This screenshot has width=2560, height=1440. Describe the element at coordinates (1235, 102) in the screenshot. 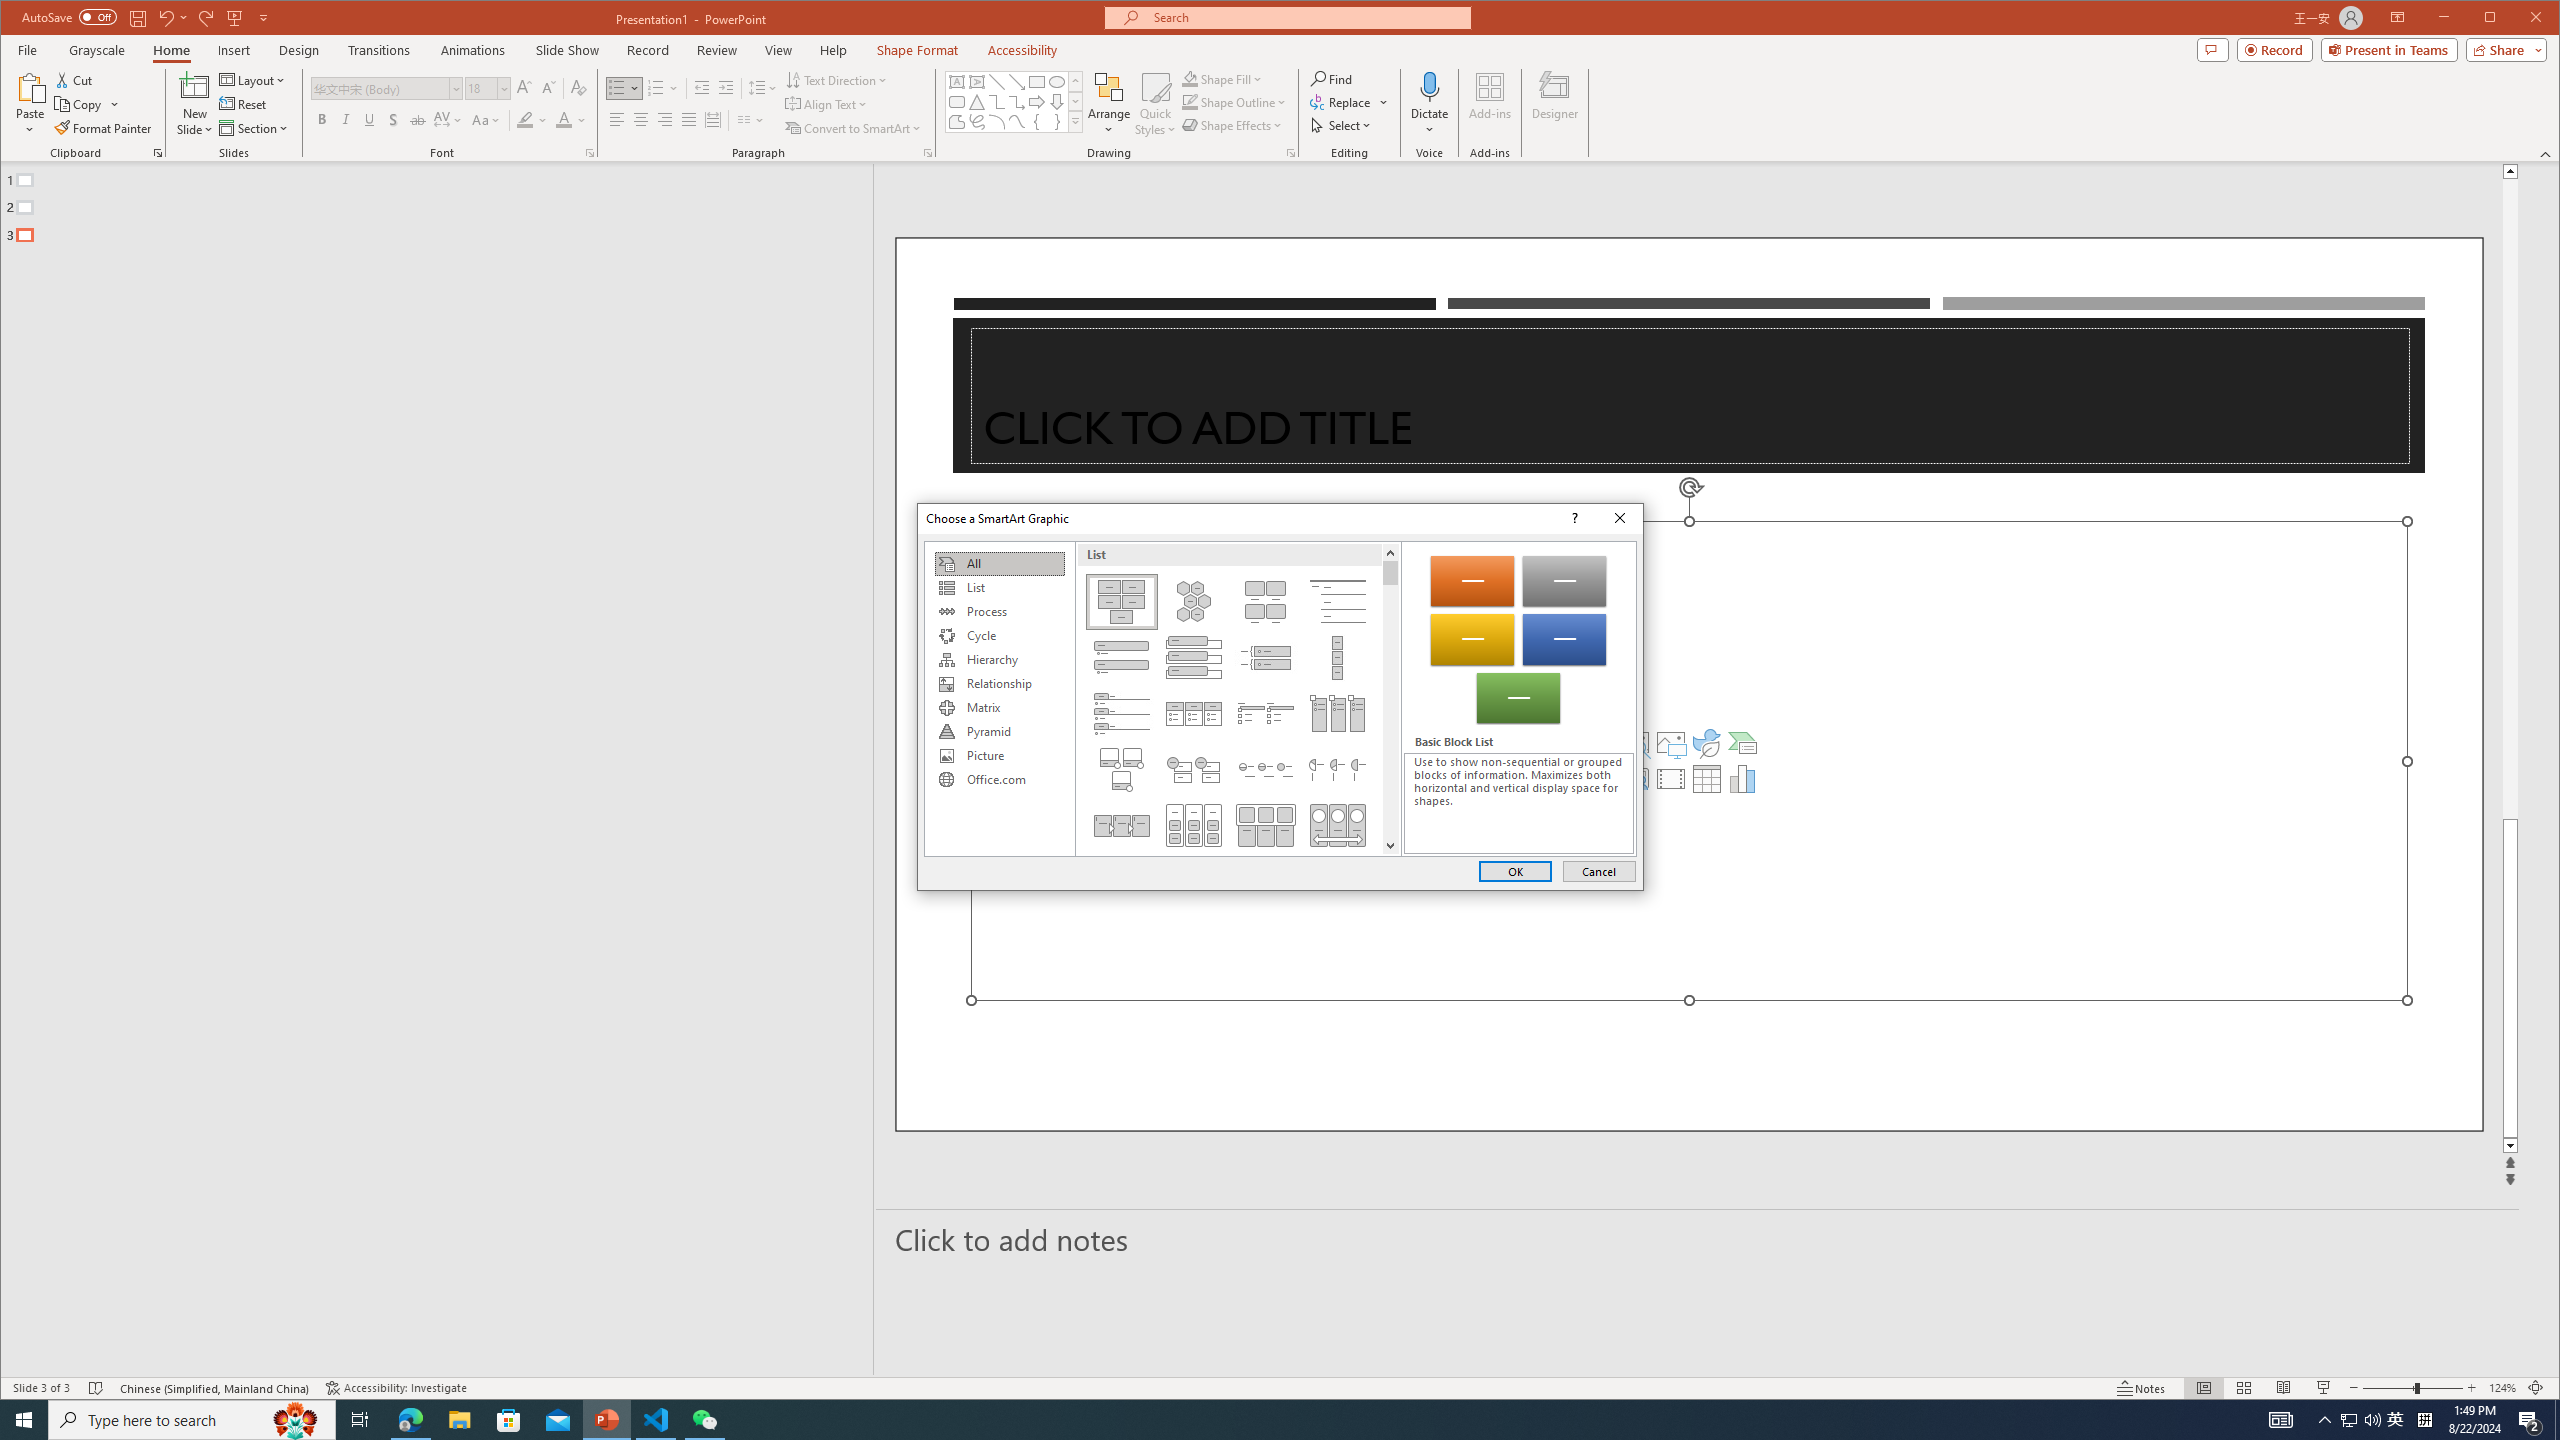

I see `'Shape Outline'` at that location.